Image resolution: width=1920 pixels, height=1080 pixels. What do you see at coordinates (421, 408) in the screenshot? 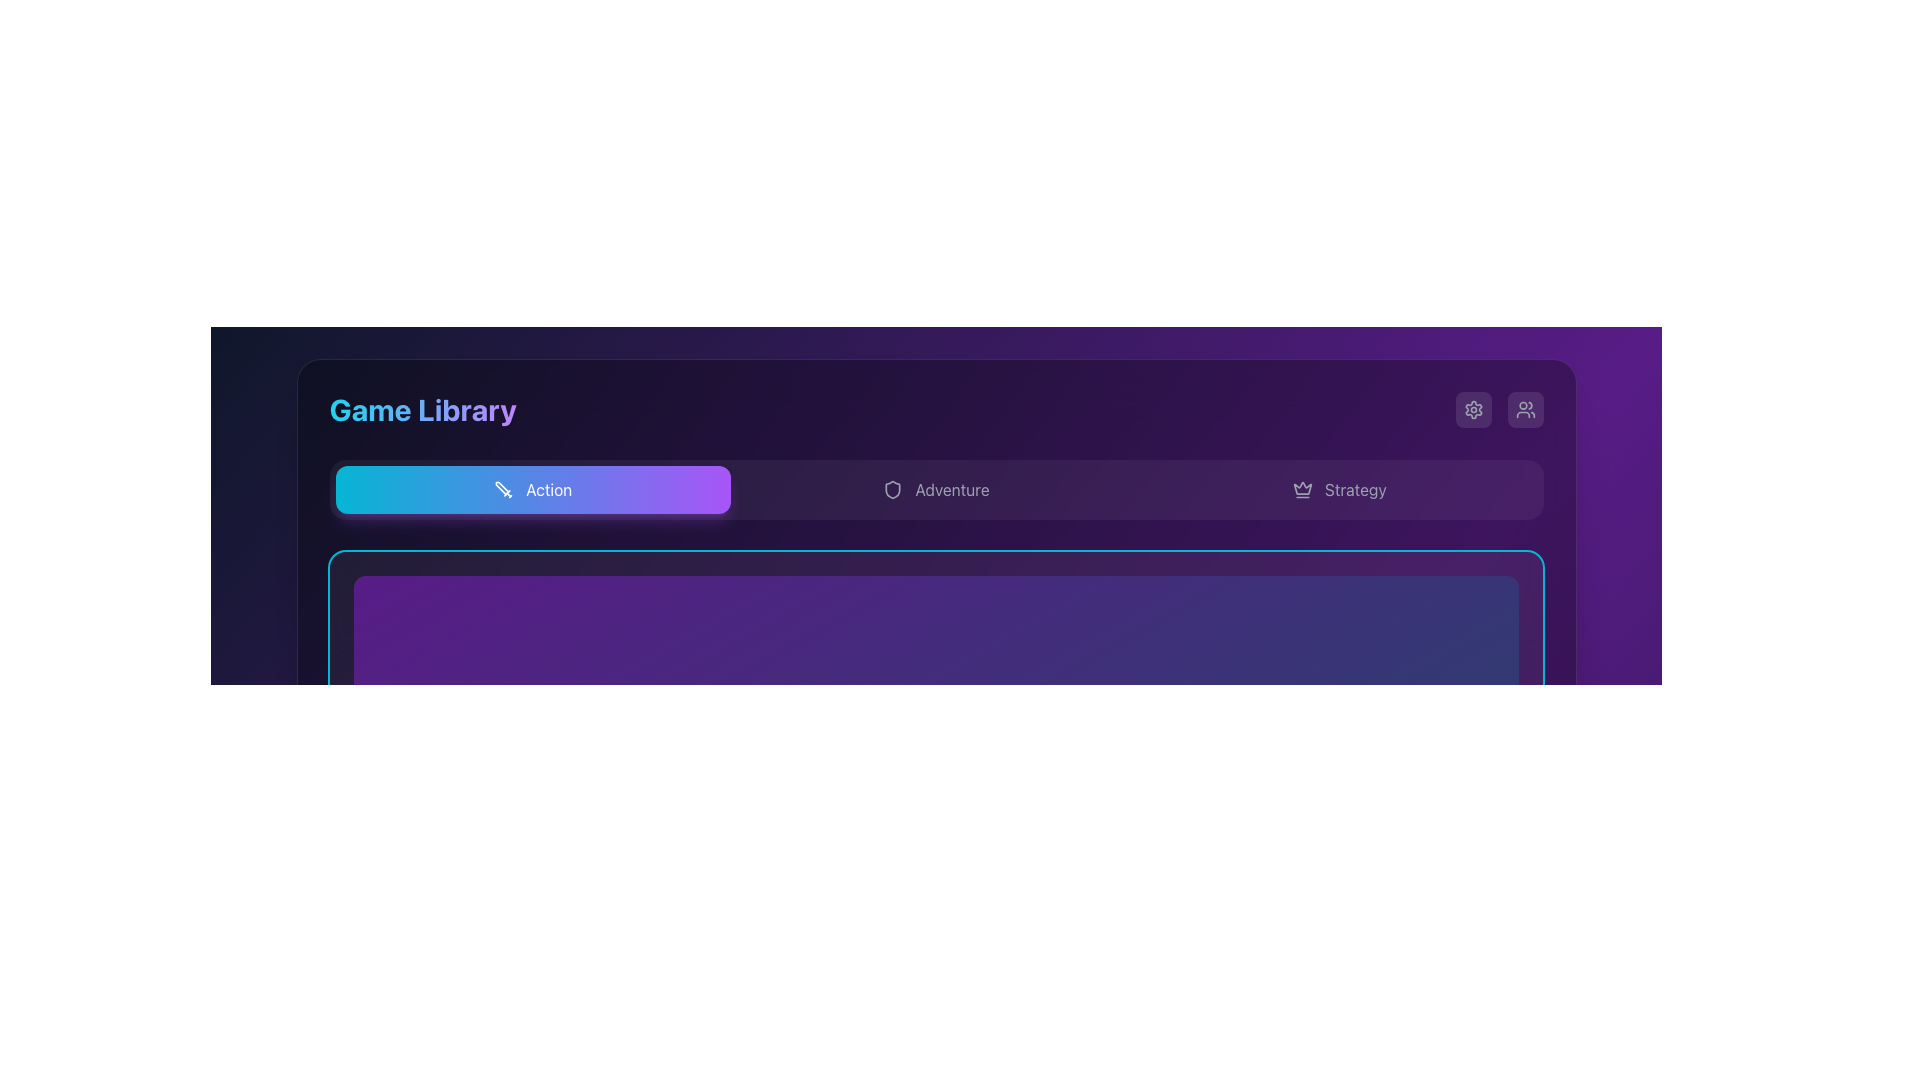
I see `the 'Game Library' text header` at bounding box center [421, 408].